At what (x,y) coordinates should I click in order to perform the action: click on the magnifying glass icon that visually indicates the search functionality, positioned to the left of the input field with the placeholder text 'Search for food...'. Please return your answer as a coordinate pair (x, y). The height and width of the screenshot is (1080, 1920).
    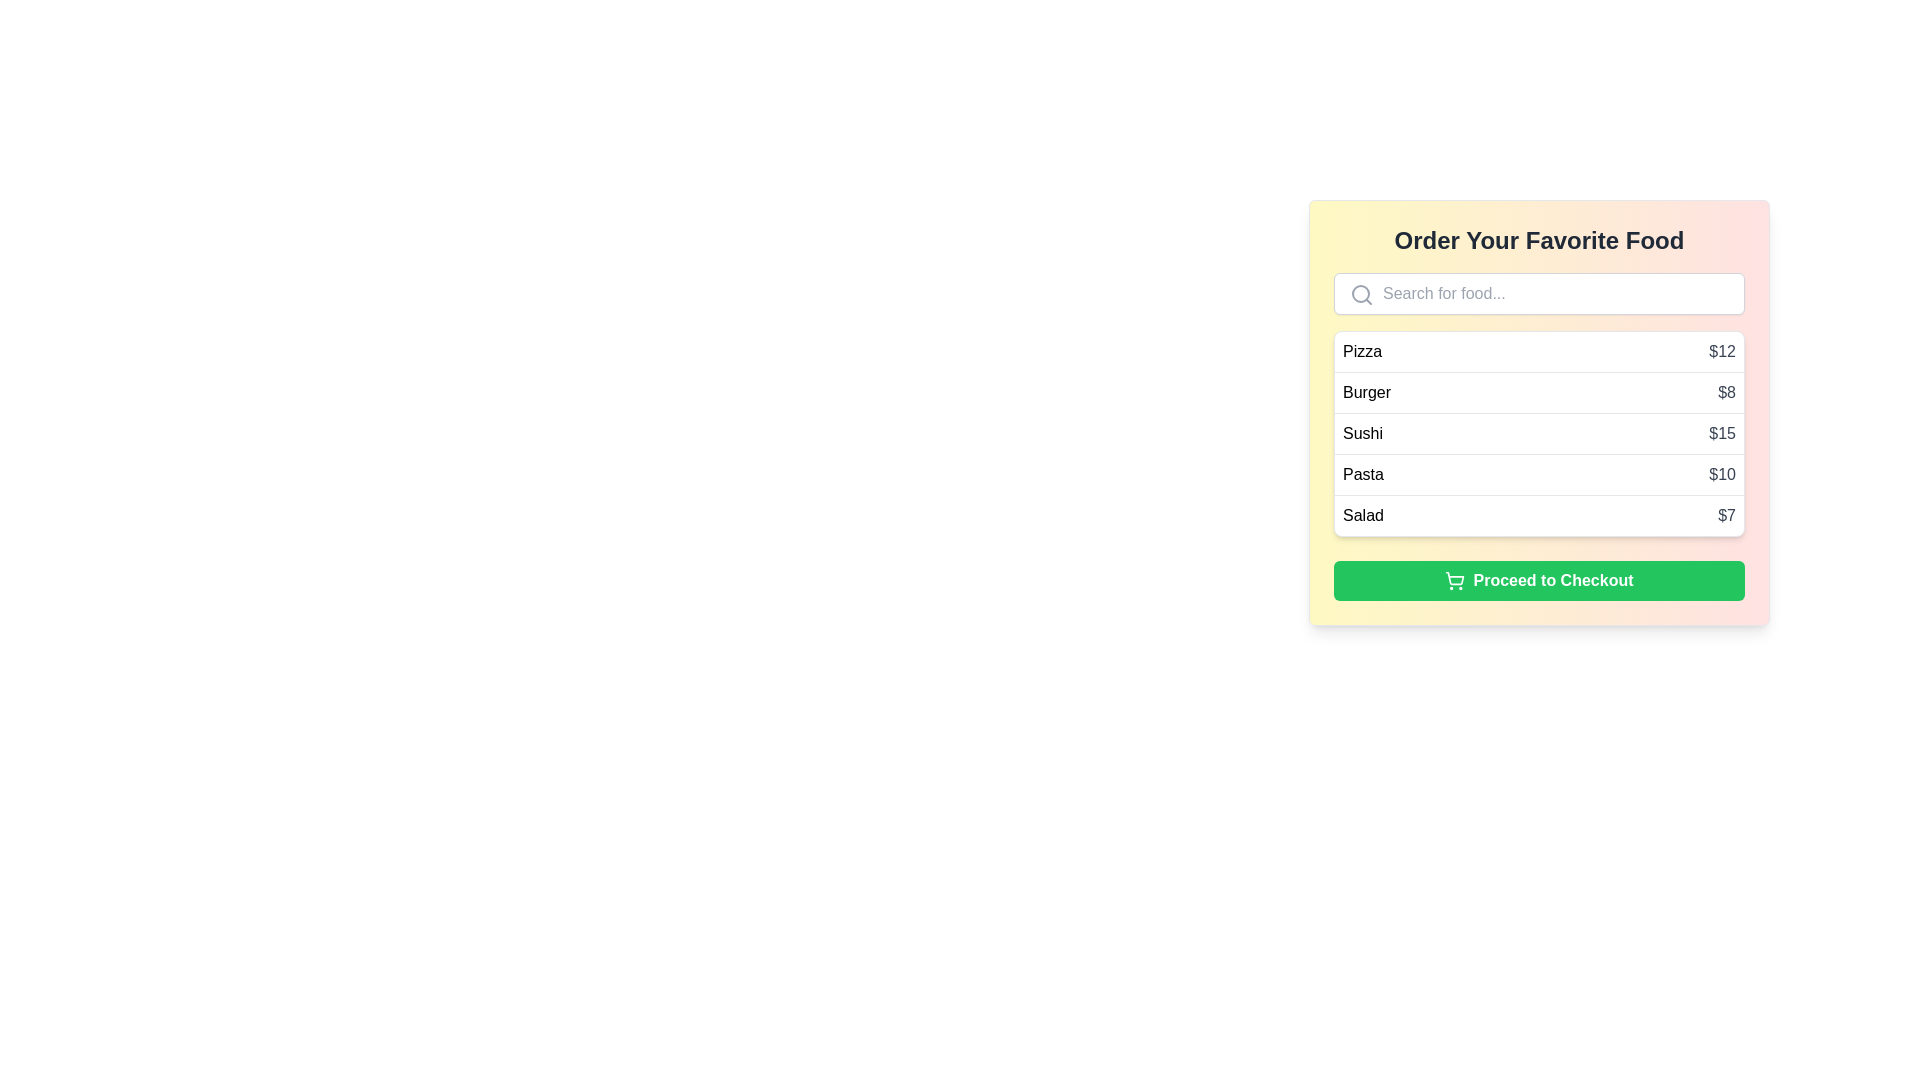
    Looking at the image, I should click on (1361, 294).